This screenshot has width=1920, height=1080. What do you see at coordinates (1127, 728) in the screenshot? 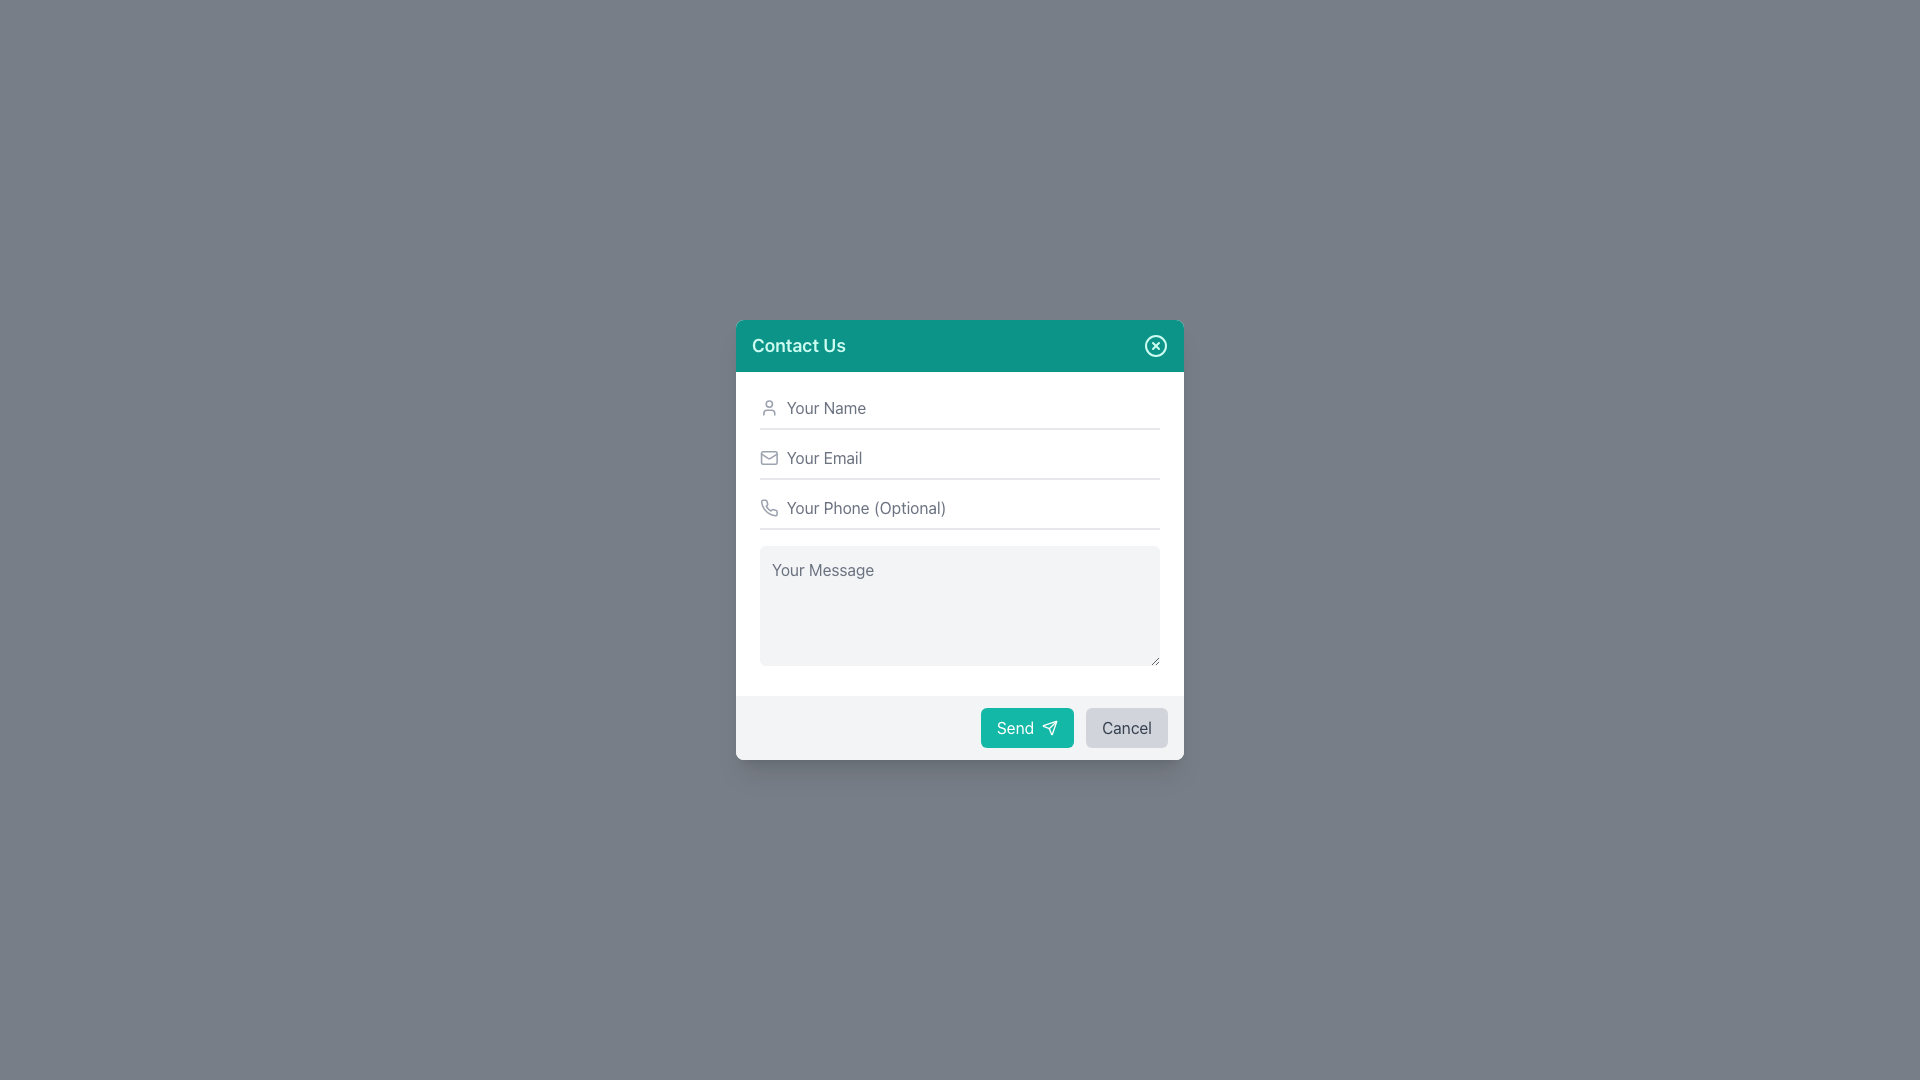
I see `the rectangular 'Cancel' button with a grey background located on the bottom-right side of the modal` at bounding box center [1127, 728].